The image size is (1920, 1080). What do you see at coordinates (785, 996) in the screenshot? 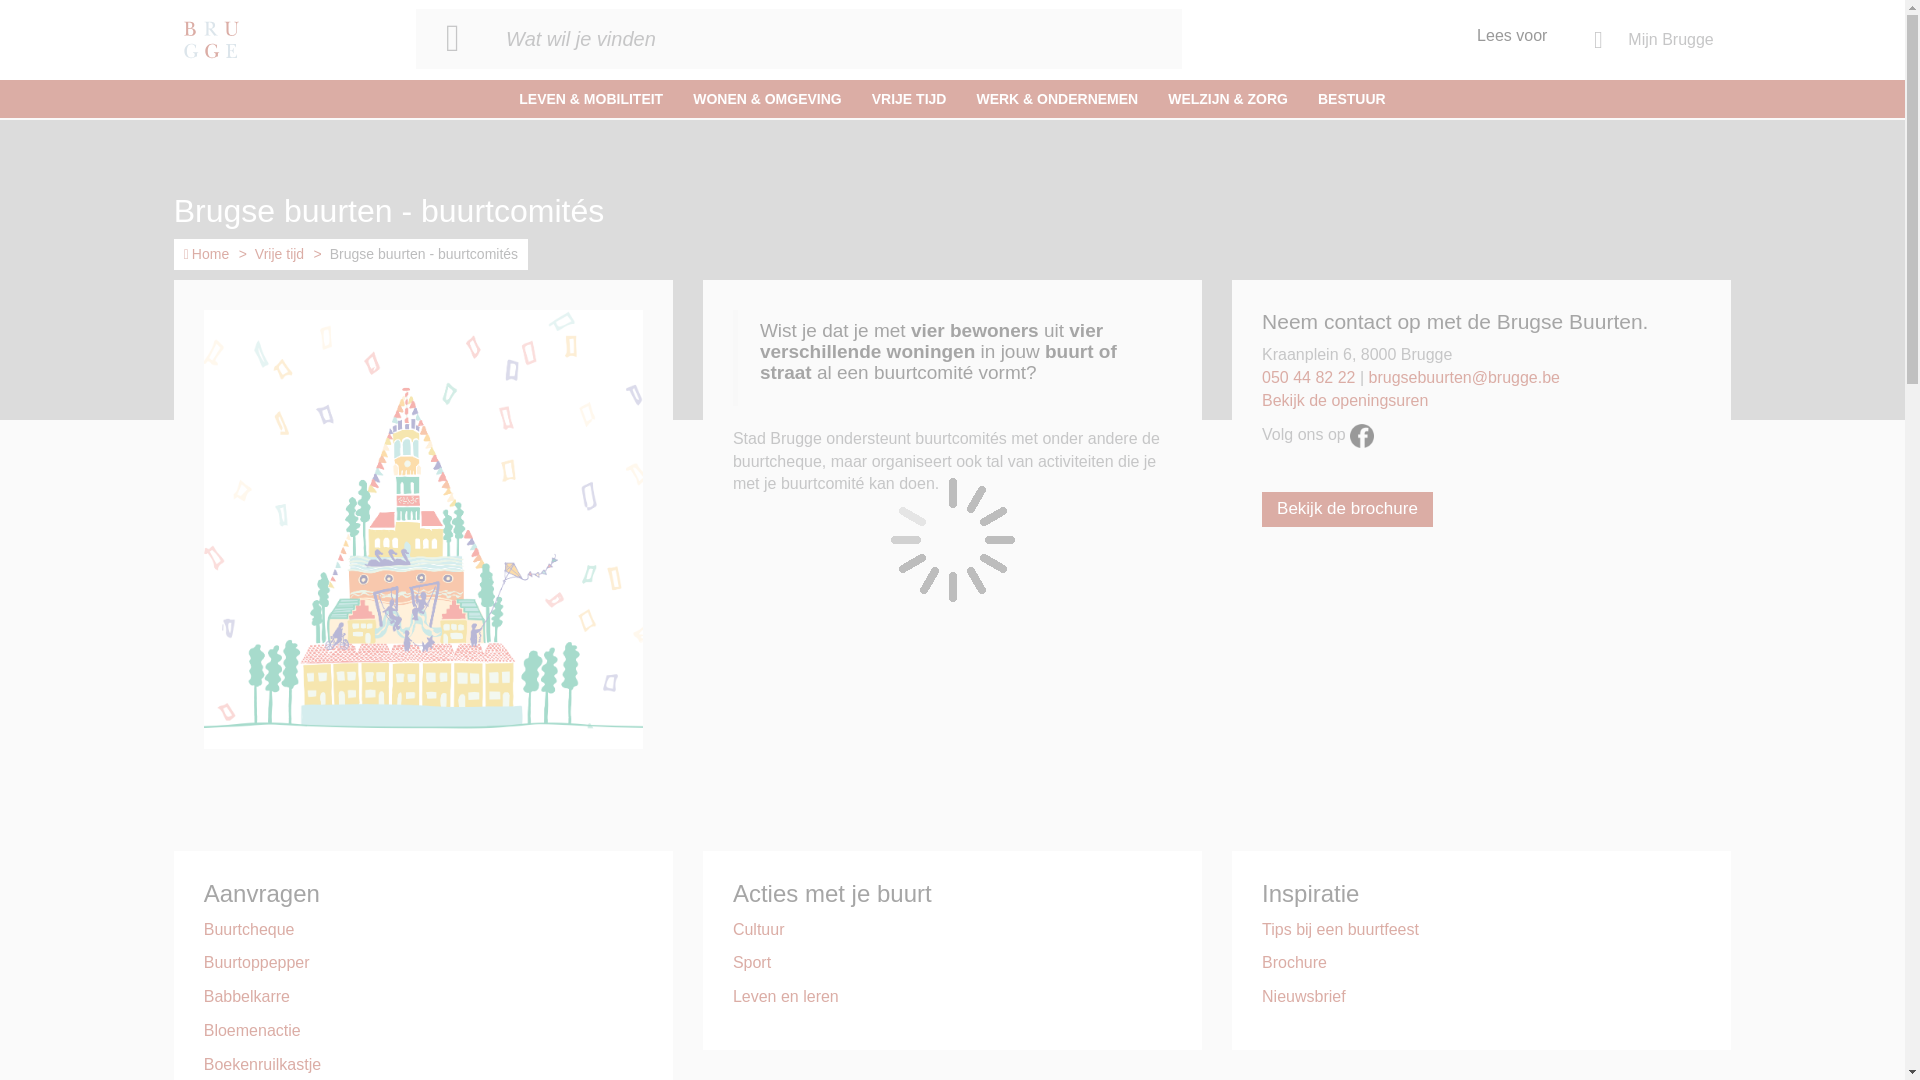
I see `'Leven en leren'` at bounding box center [785, 996].